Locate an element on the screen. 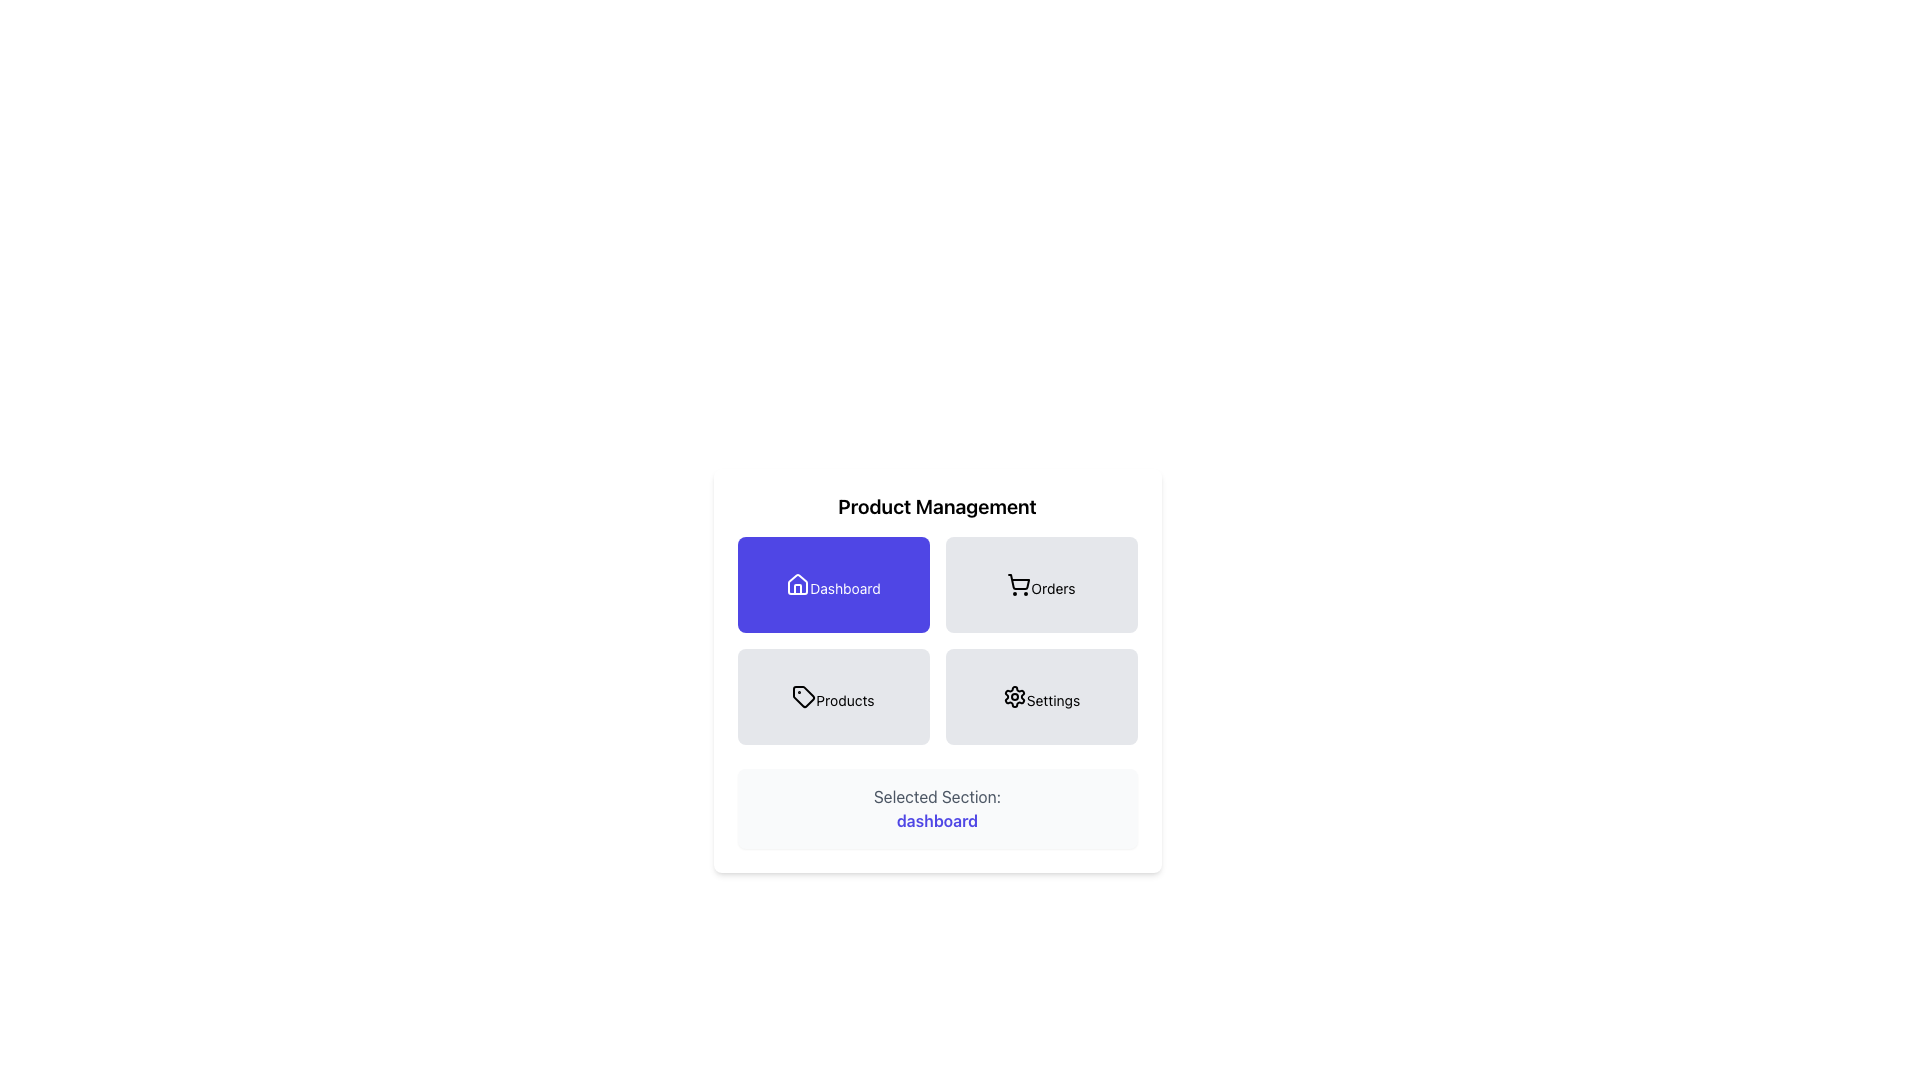 The width and height of the screenshot is (1920, 1080). the Text Label that indicates the context for the 'dashboard' section, located at the bottom of the interface, specifically above the word 'dashboard' is located at coordinates (936, 796).